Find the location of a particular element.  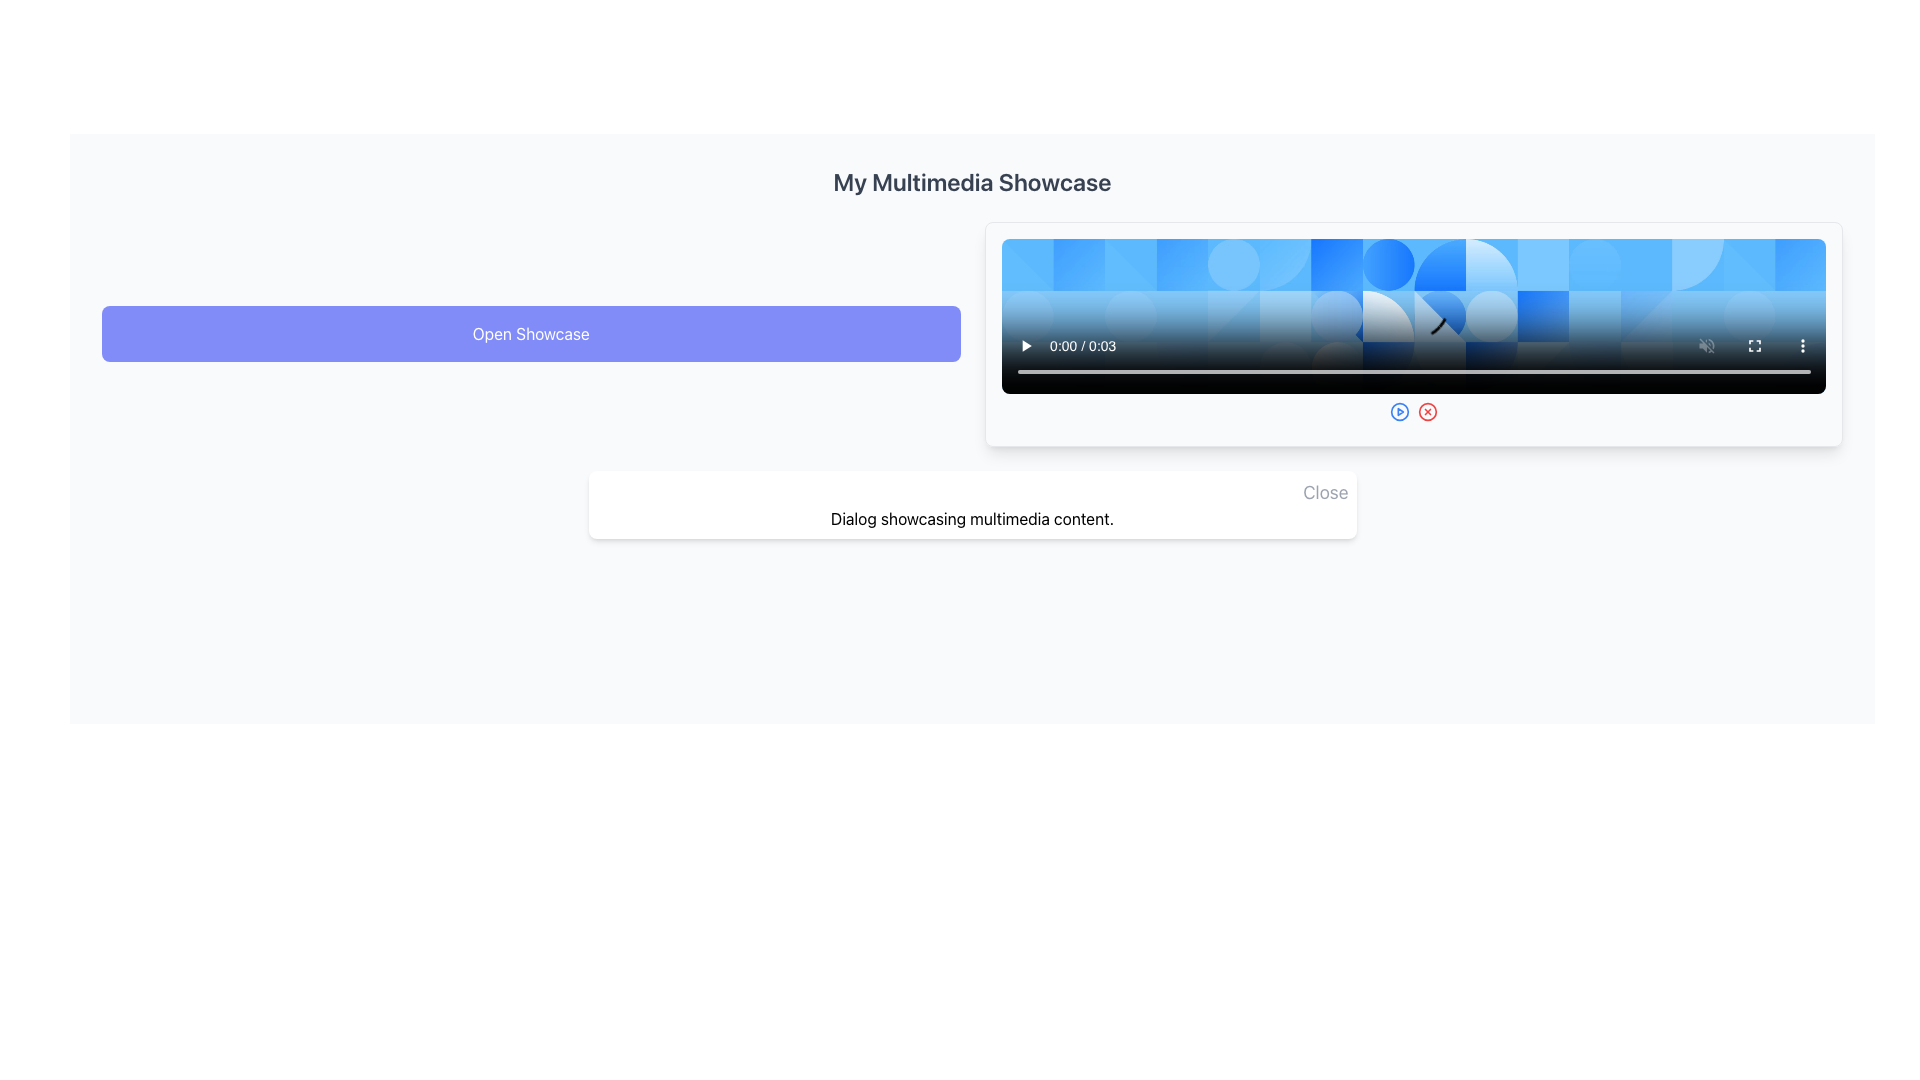

the play/pause button on the video player featuring abstract blue shapes located below 'My Multimedia Showcase' is located at coordinates (1412, 315).